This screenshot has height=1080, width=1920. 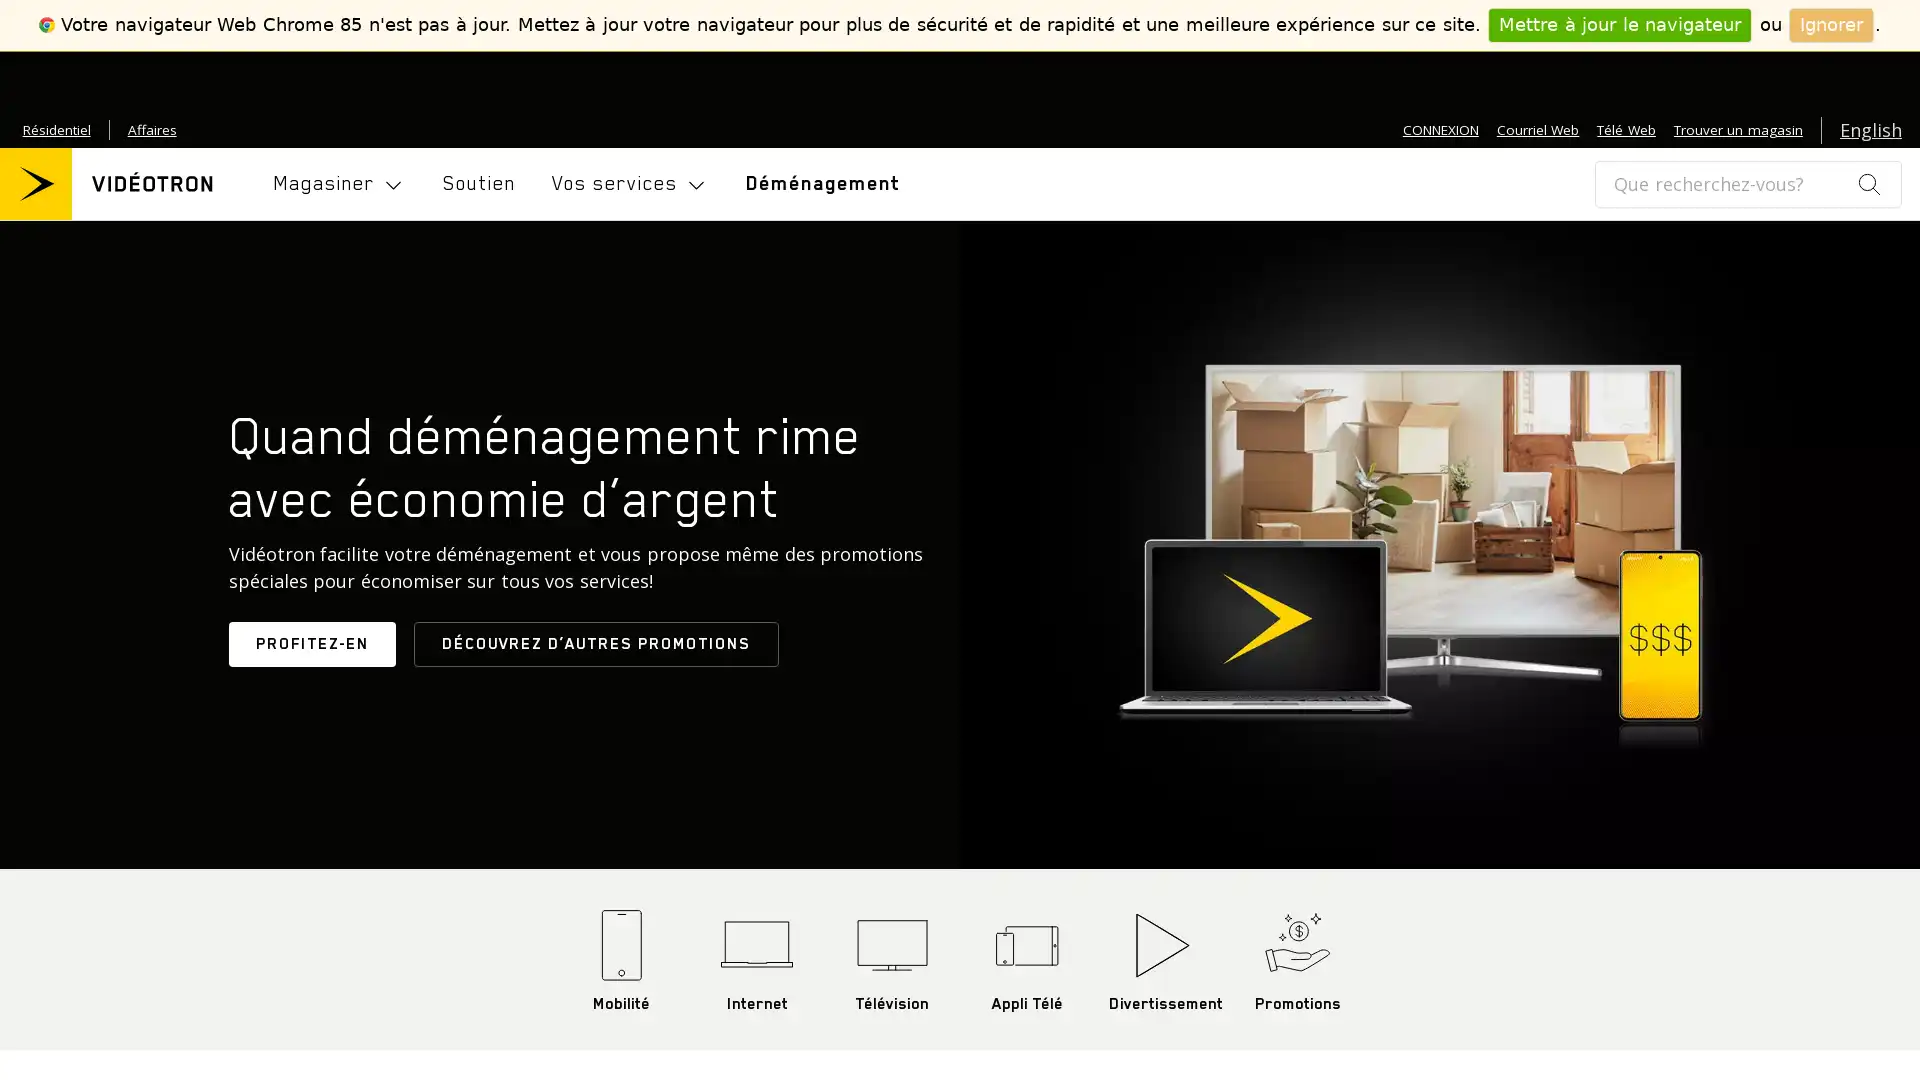 I want to click on Toggle navigation, so click(x=628, y=184).